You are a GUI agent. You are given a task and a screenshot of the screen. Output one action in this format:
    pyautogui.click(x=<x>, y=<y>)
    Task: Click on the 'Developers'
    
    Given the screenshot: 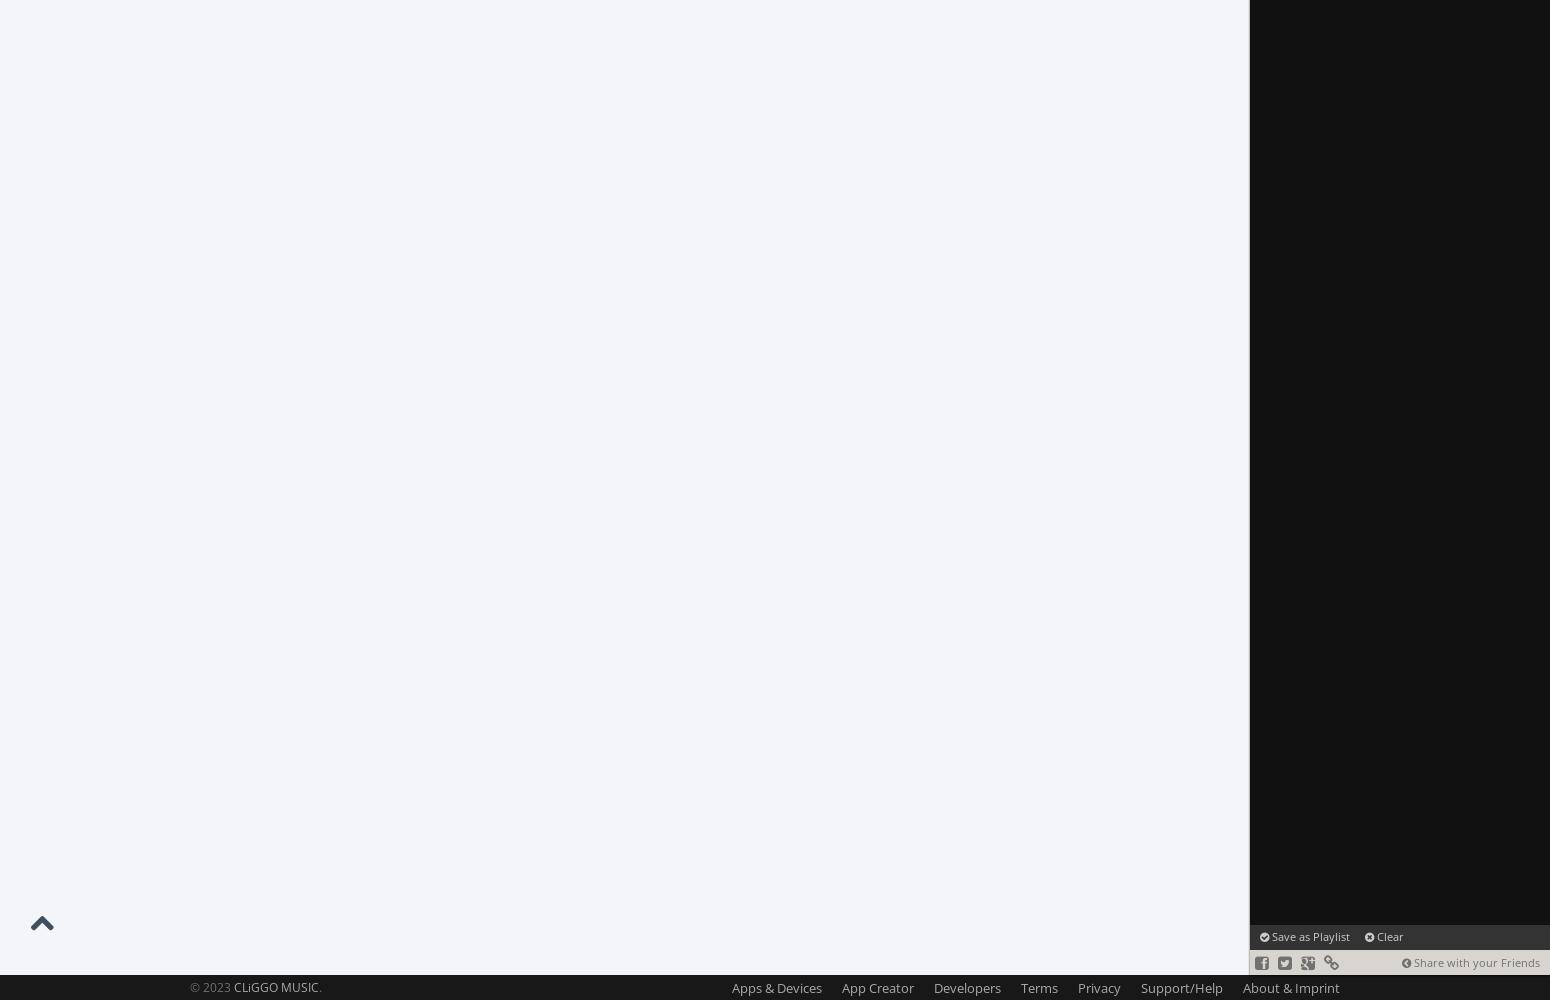 What is the action you would take?
    pyautogui.click(x=966, y=987)
    